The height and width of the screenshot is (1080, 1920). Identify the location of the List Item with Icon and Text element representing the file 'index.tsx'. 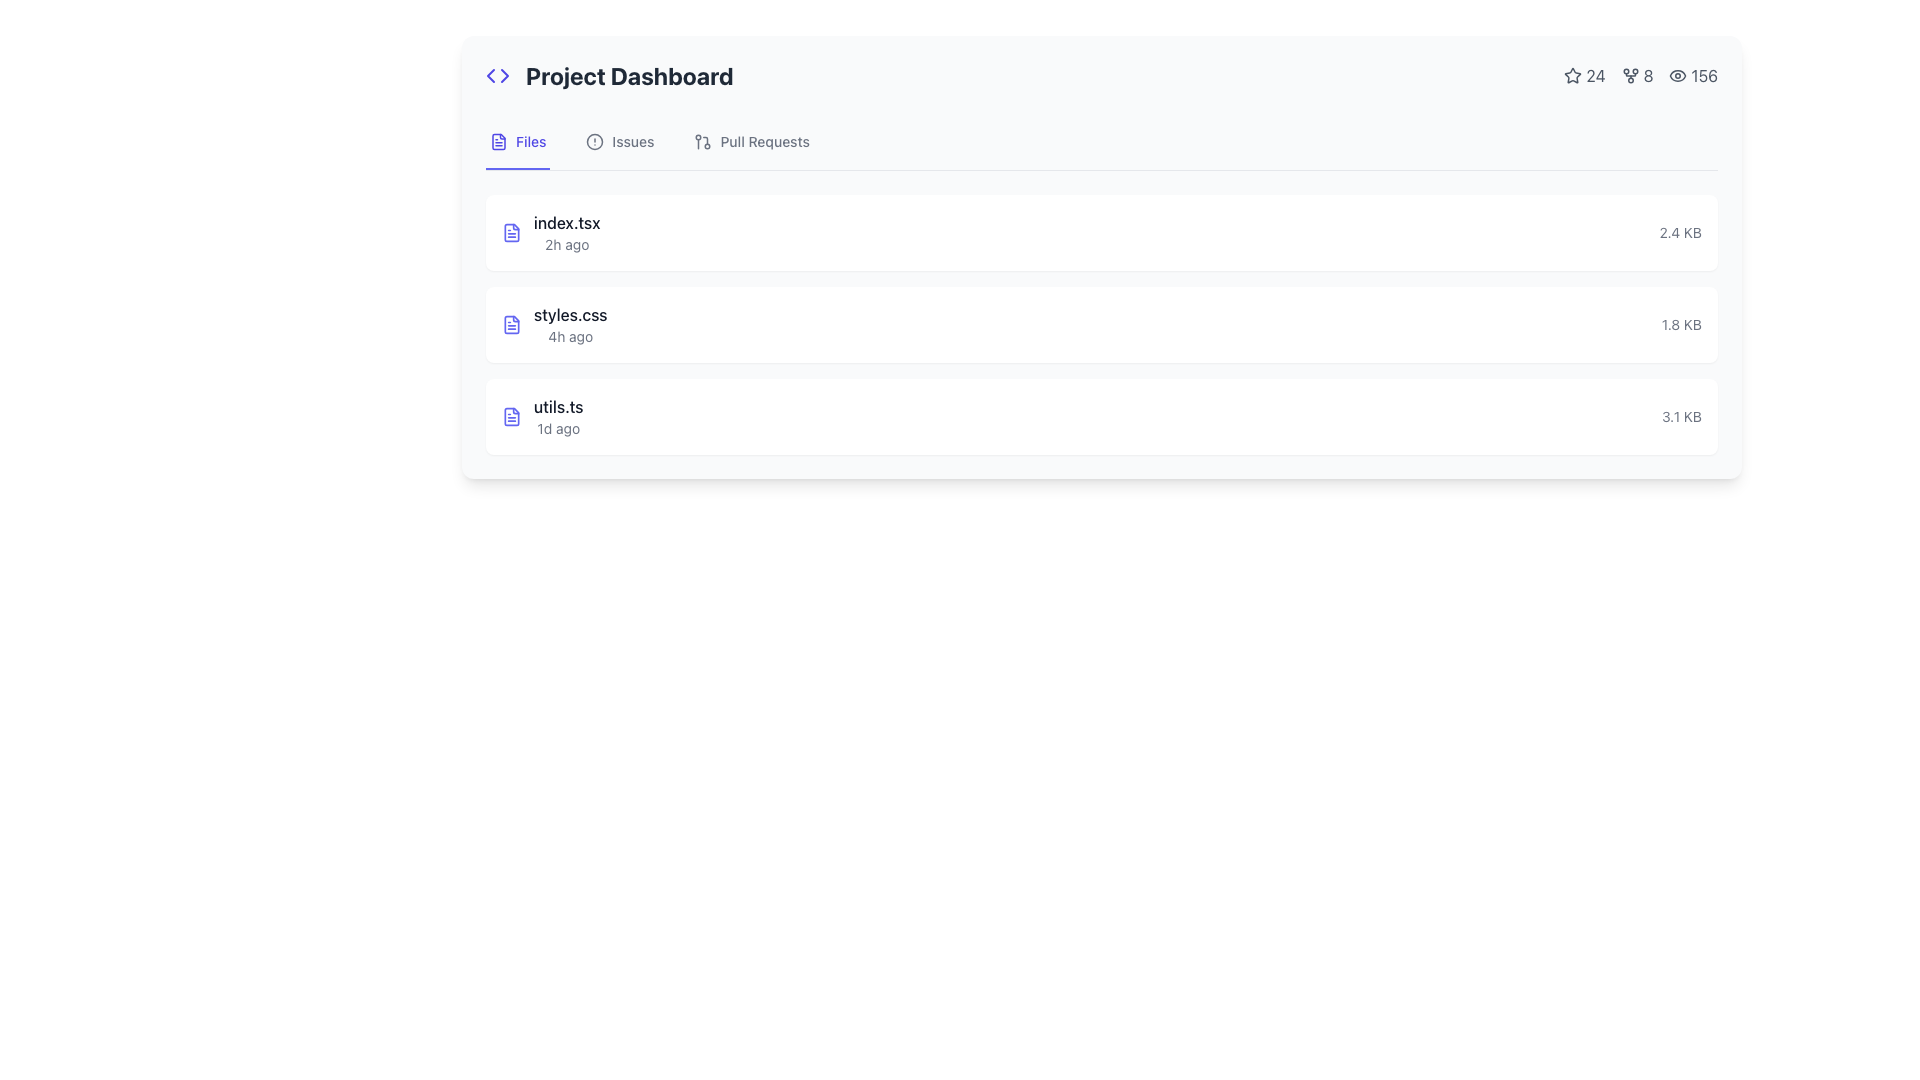
(551, 231).